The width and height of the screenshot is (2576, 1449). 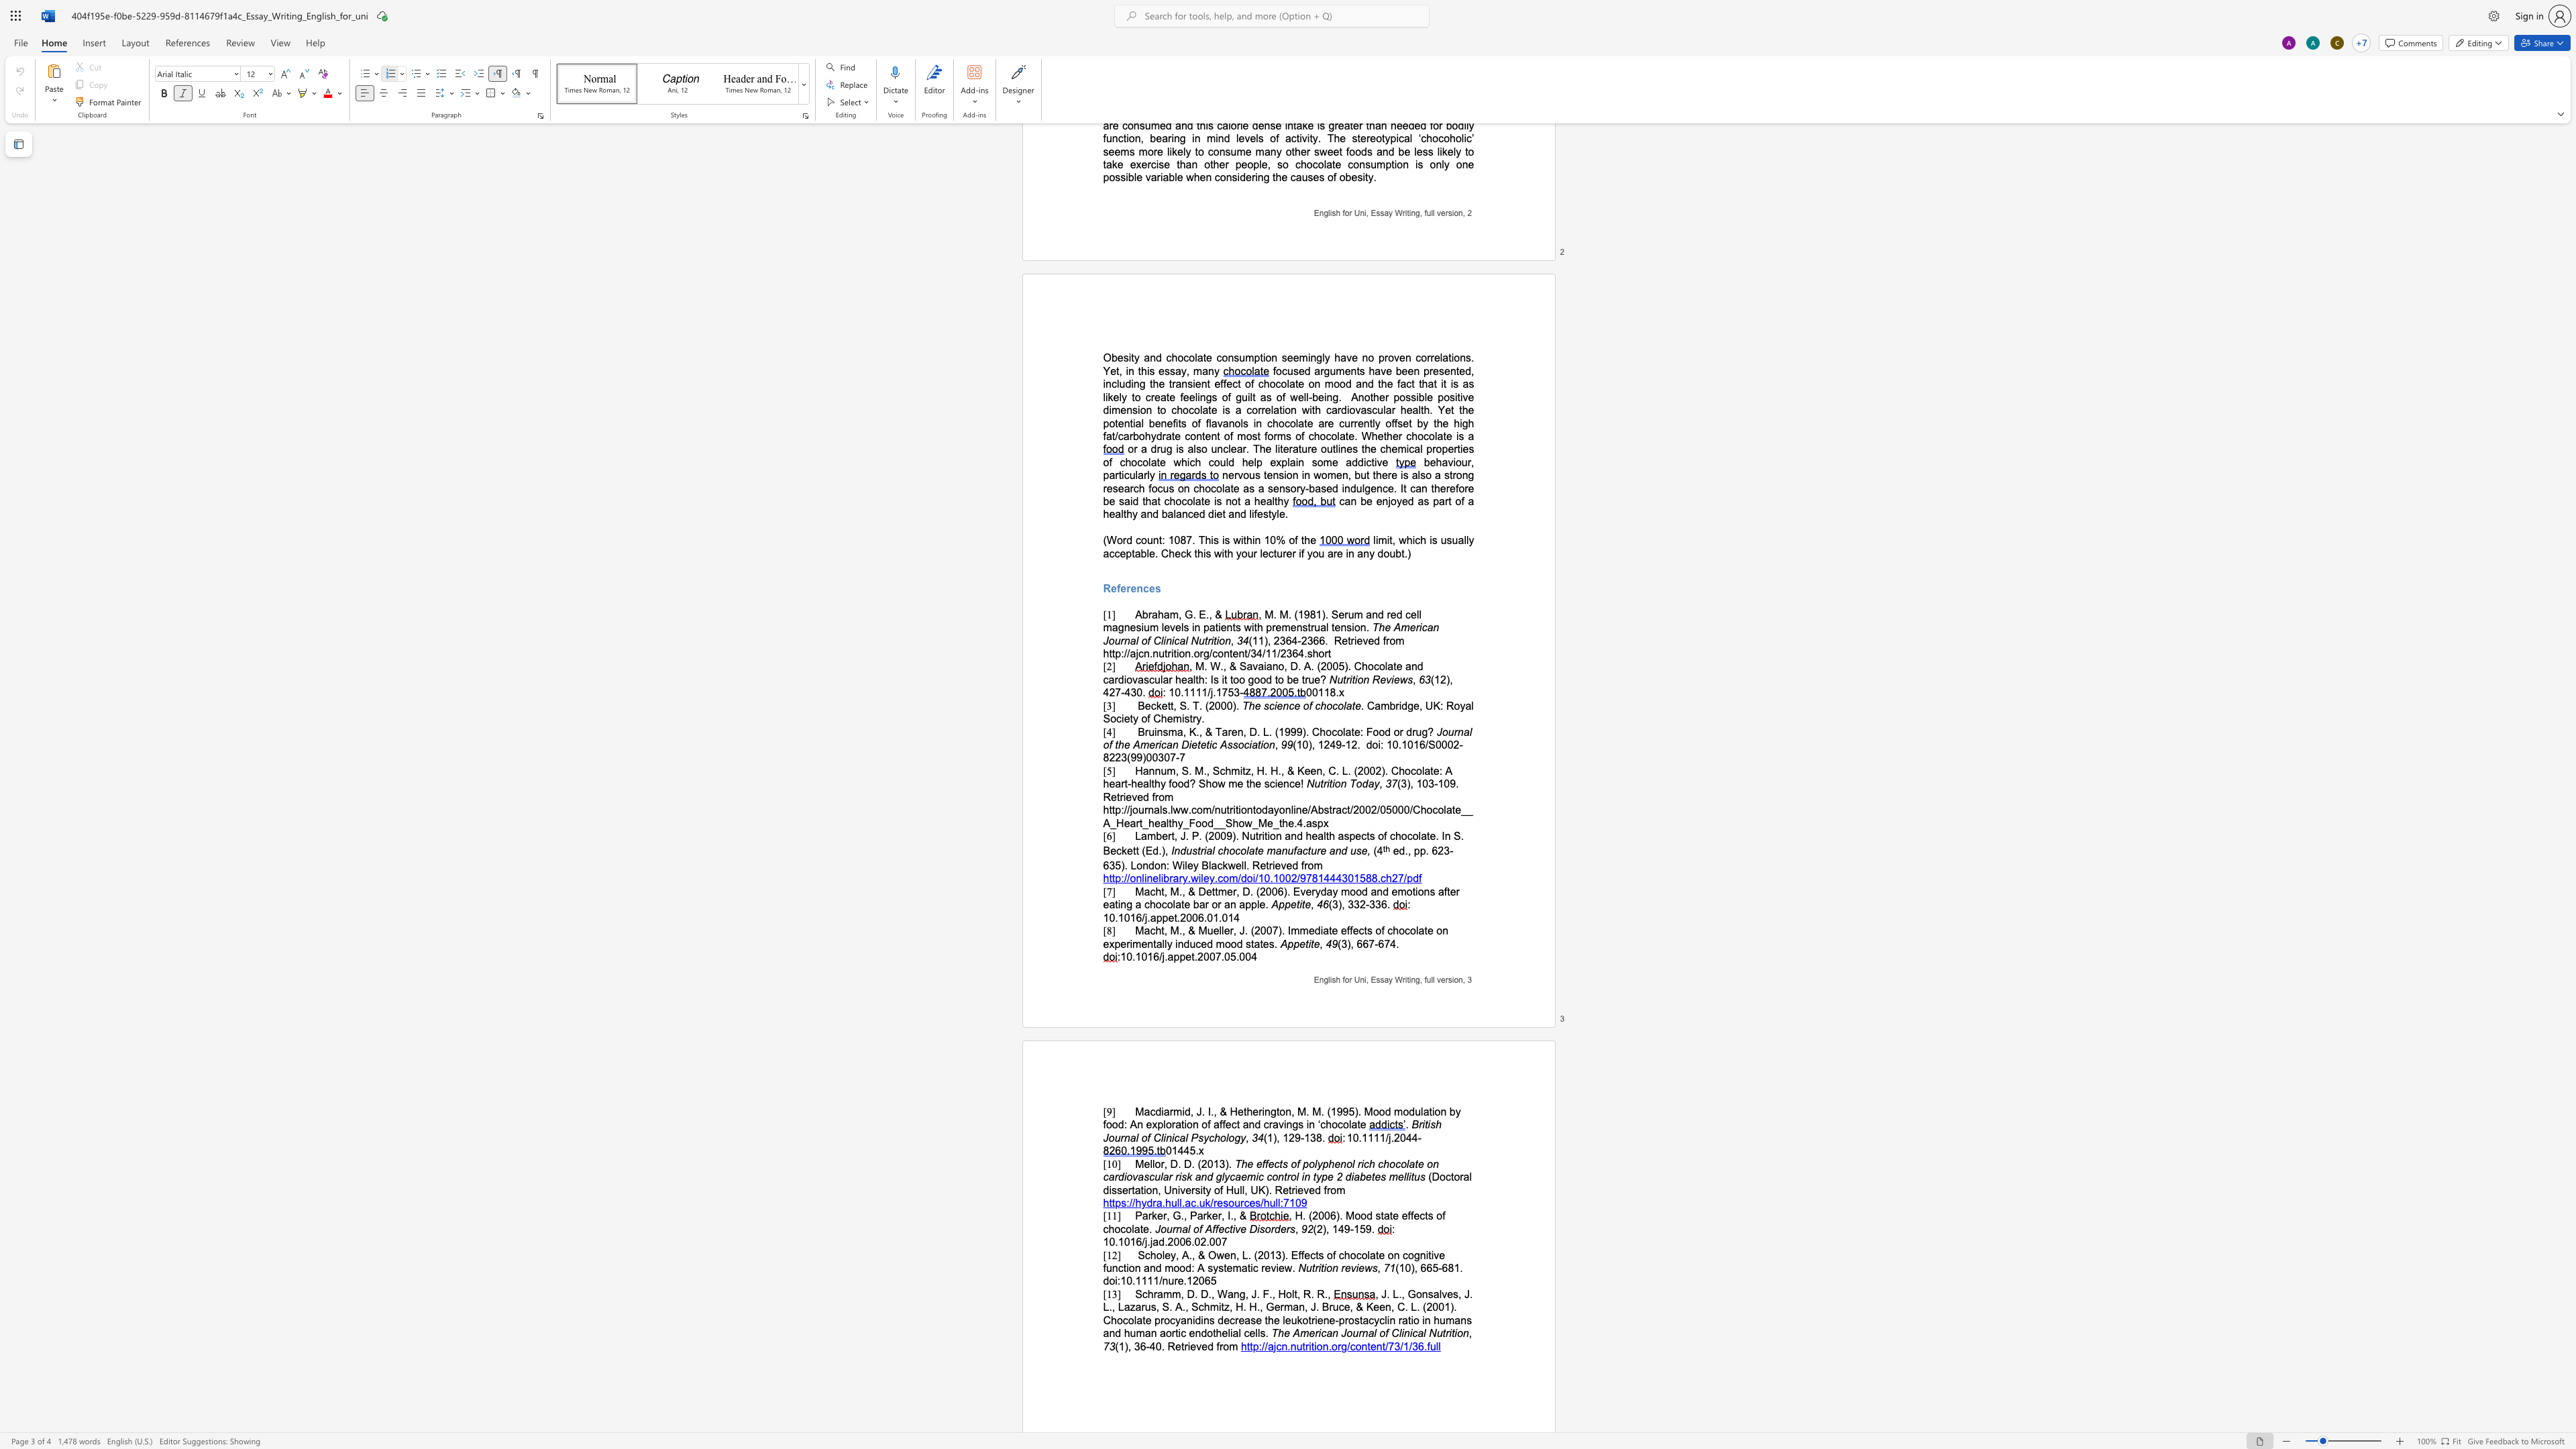 I want to click on the space between the continuous character "5" and "9" in the text, so click(x=1364, y=1228).